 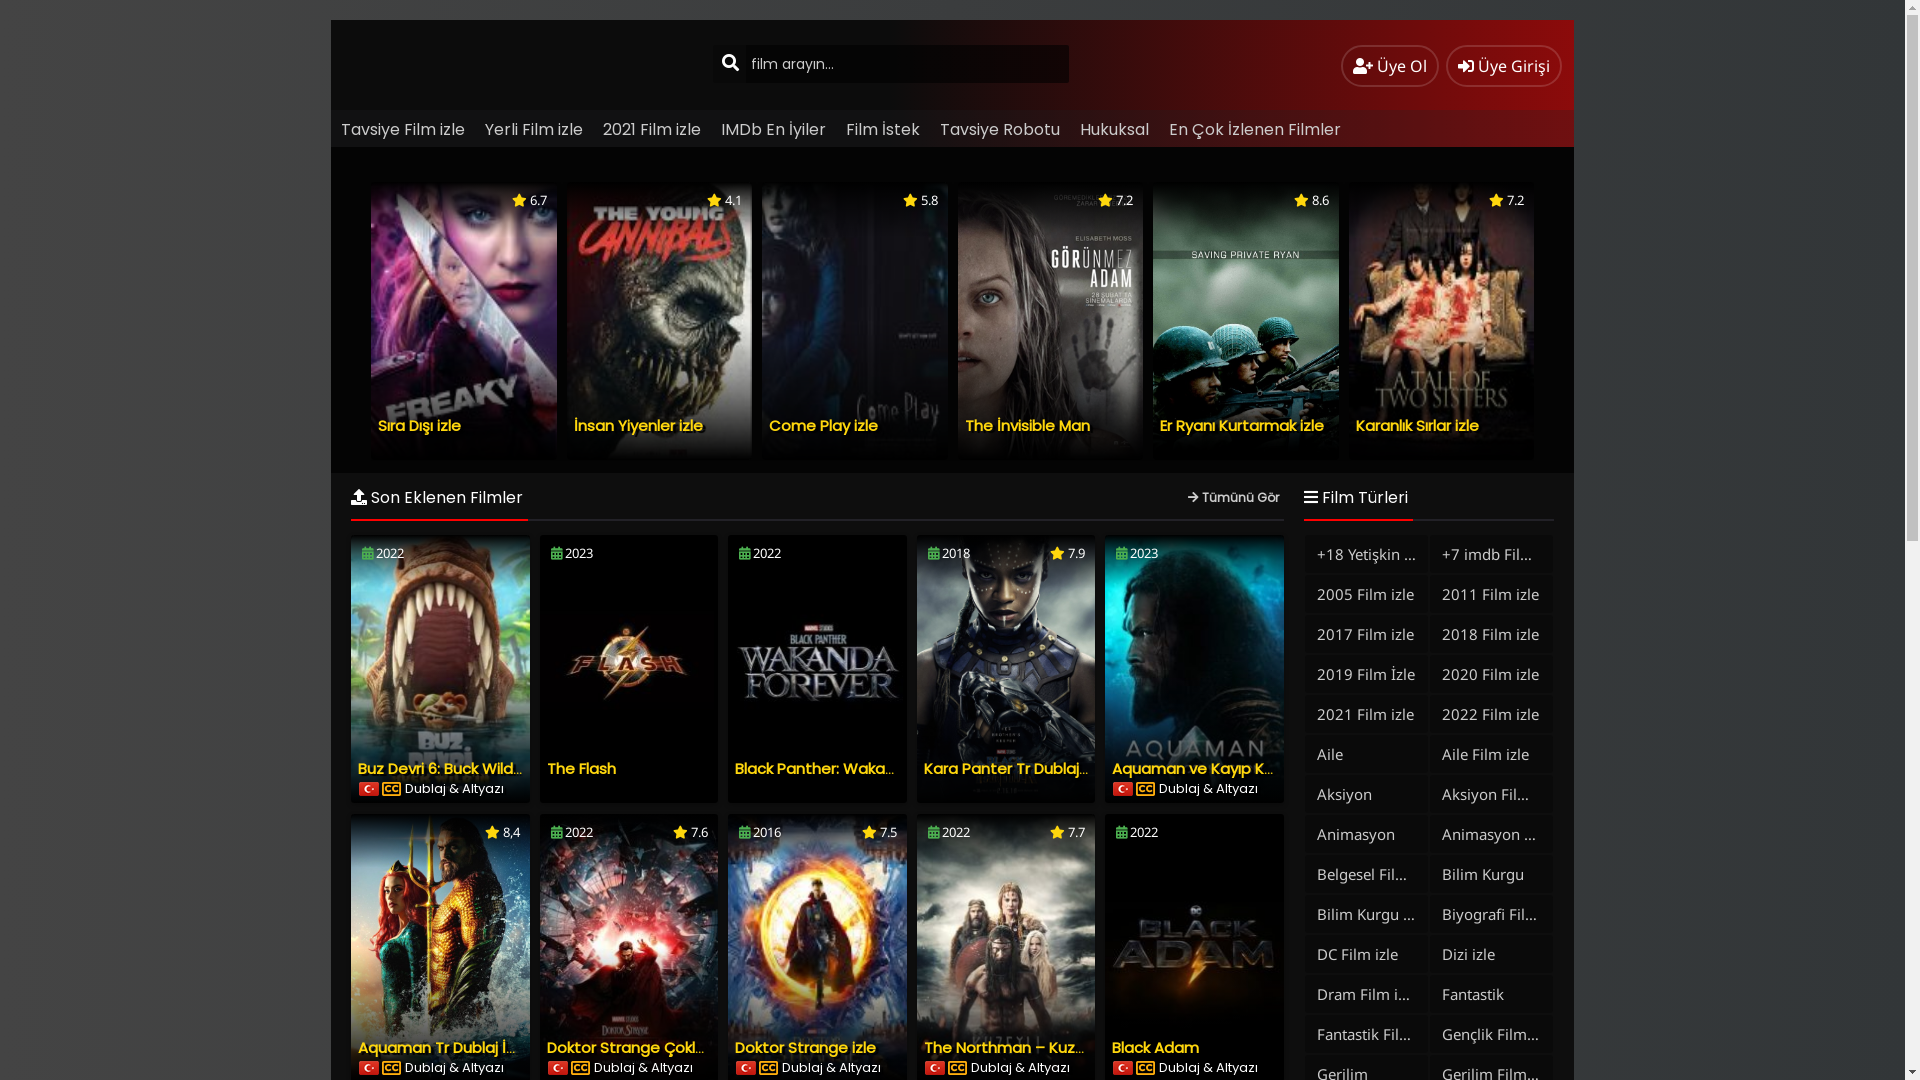 I want to click on 'Fantastik Film izle', so click(x=1365, y=1033).